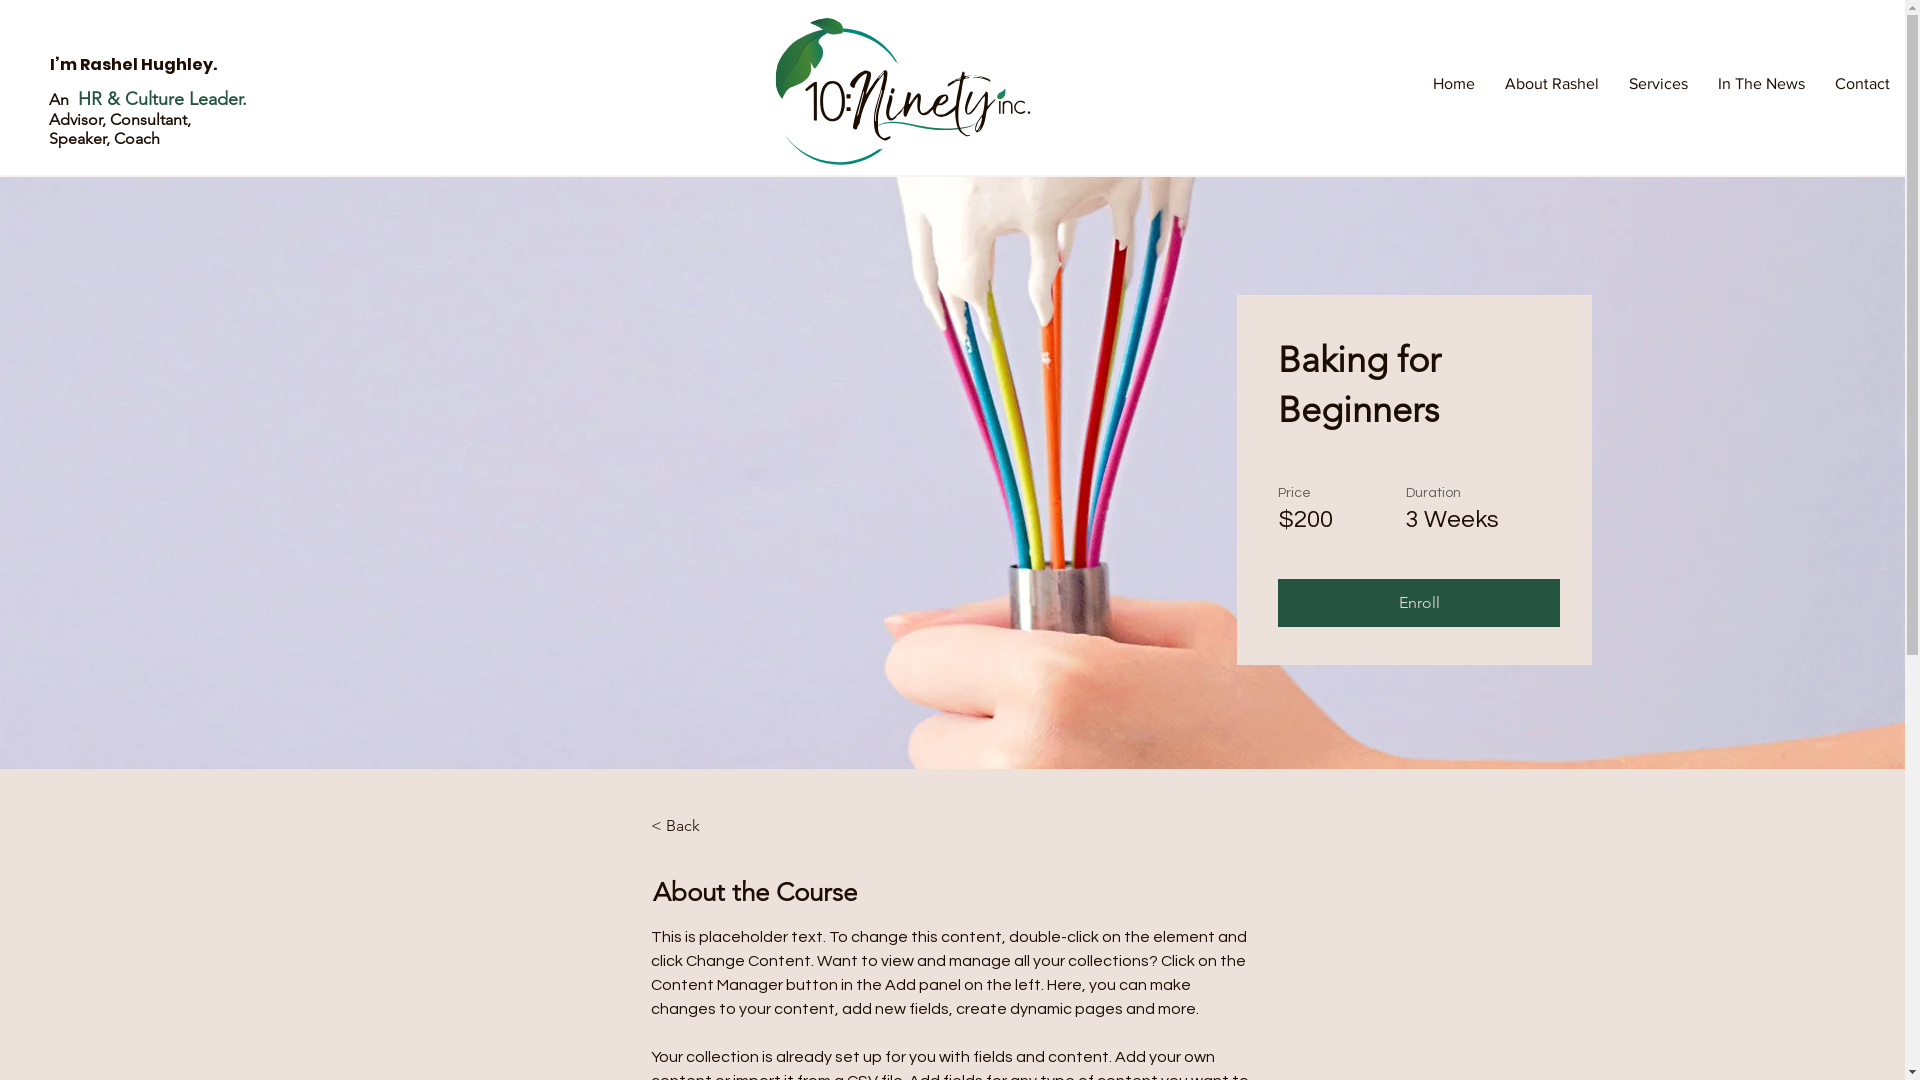 Image resolution: width=1920 pixels, height=1080 pixels. What do you see at coordinates (1658, 83) in the screenshot?
I see `'Services'` at bounding box center [1658, 83].